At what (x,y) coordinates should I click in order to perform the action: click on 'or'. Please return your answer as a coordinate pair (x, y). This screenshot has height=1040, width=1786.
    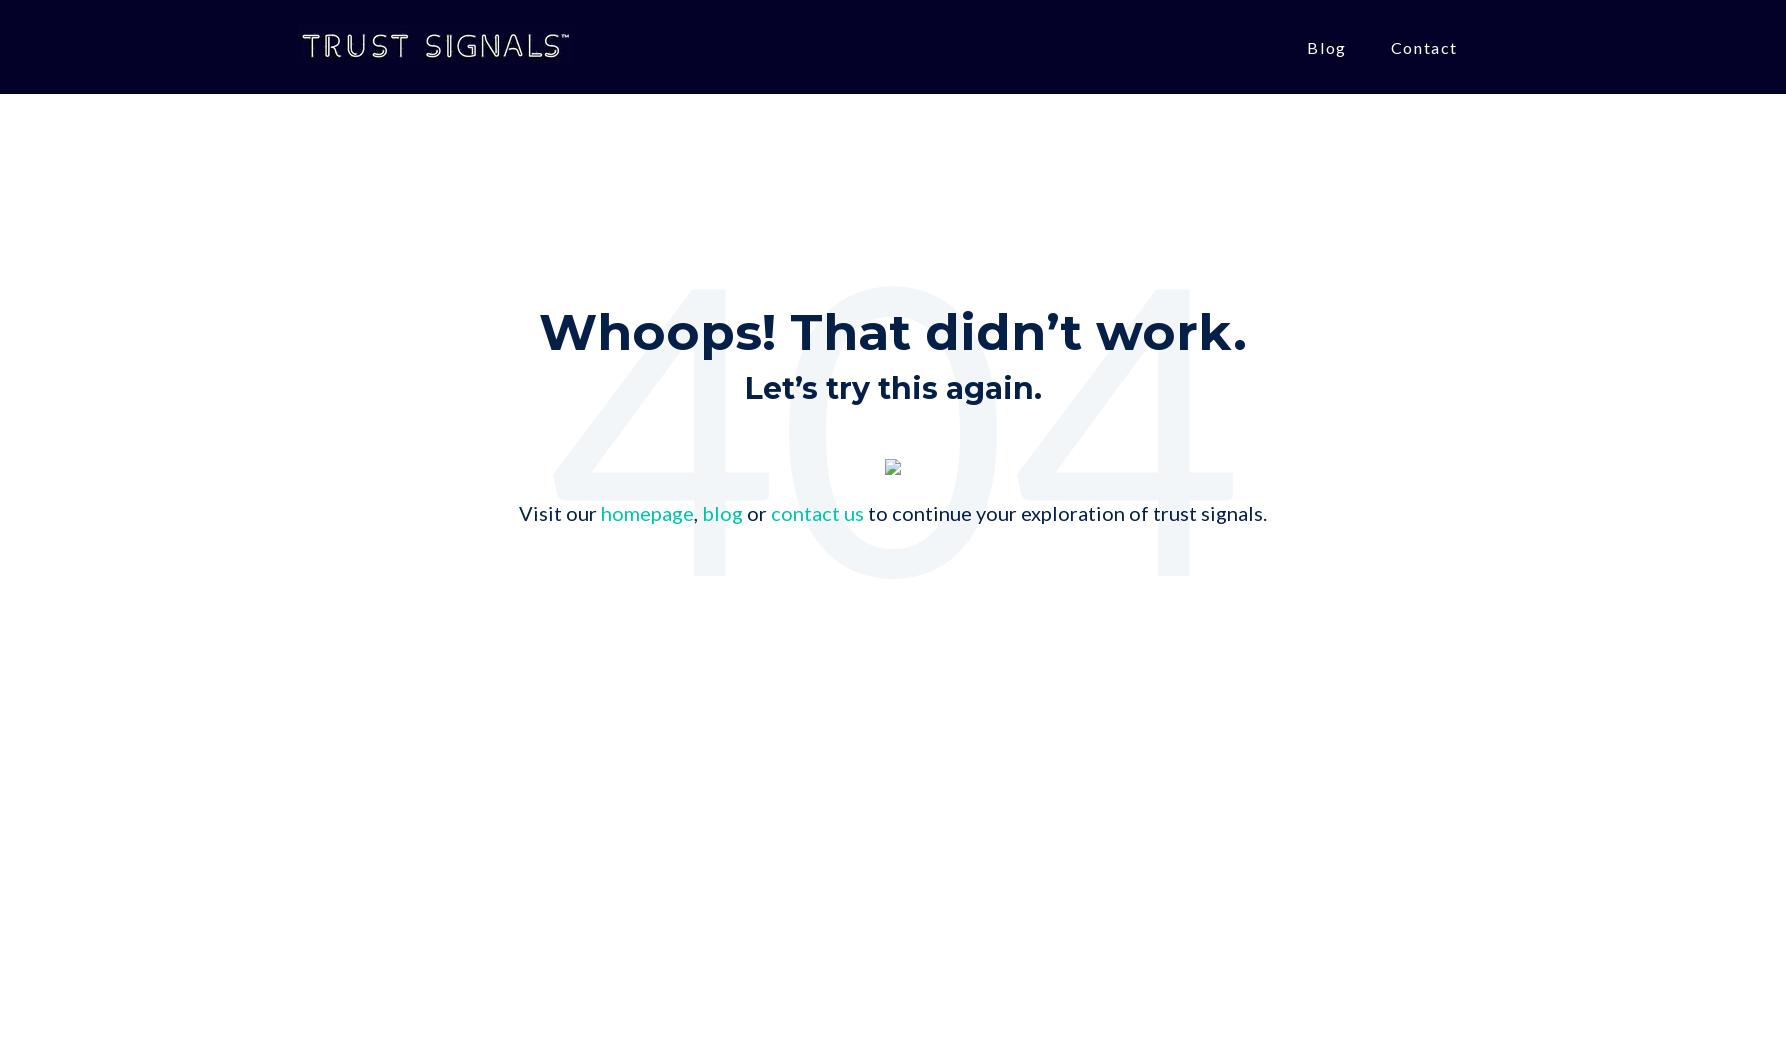
    Looking at the image, I should click on (756, 513).